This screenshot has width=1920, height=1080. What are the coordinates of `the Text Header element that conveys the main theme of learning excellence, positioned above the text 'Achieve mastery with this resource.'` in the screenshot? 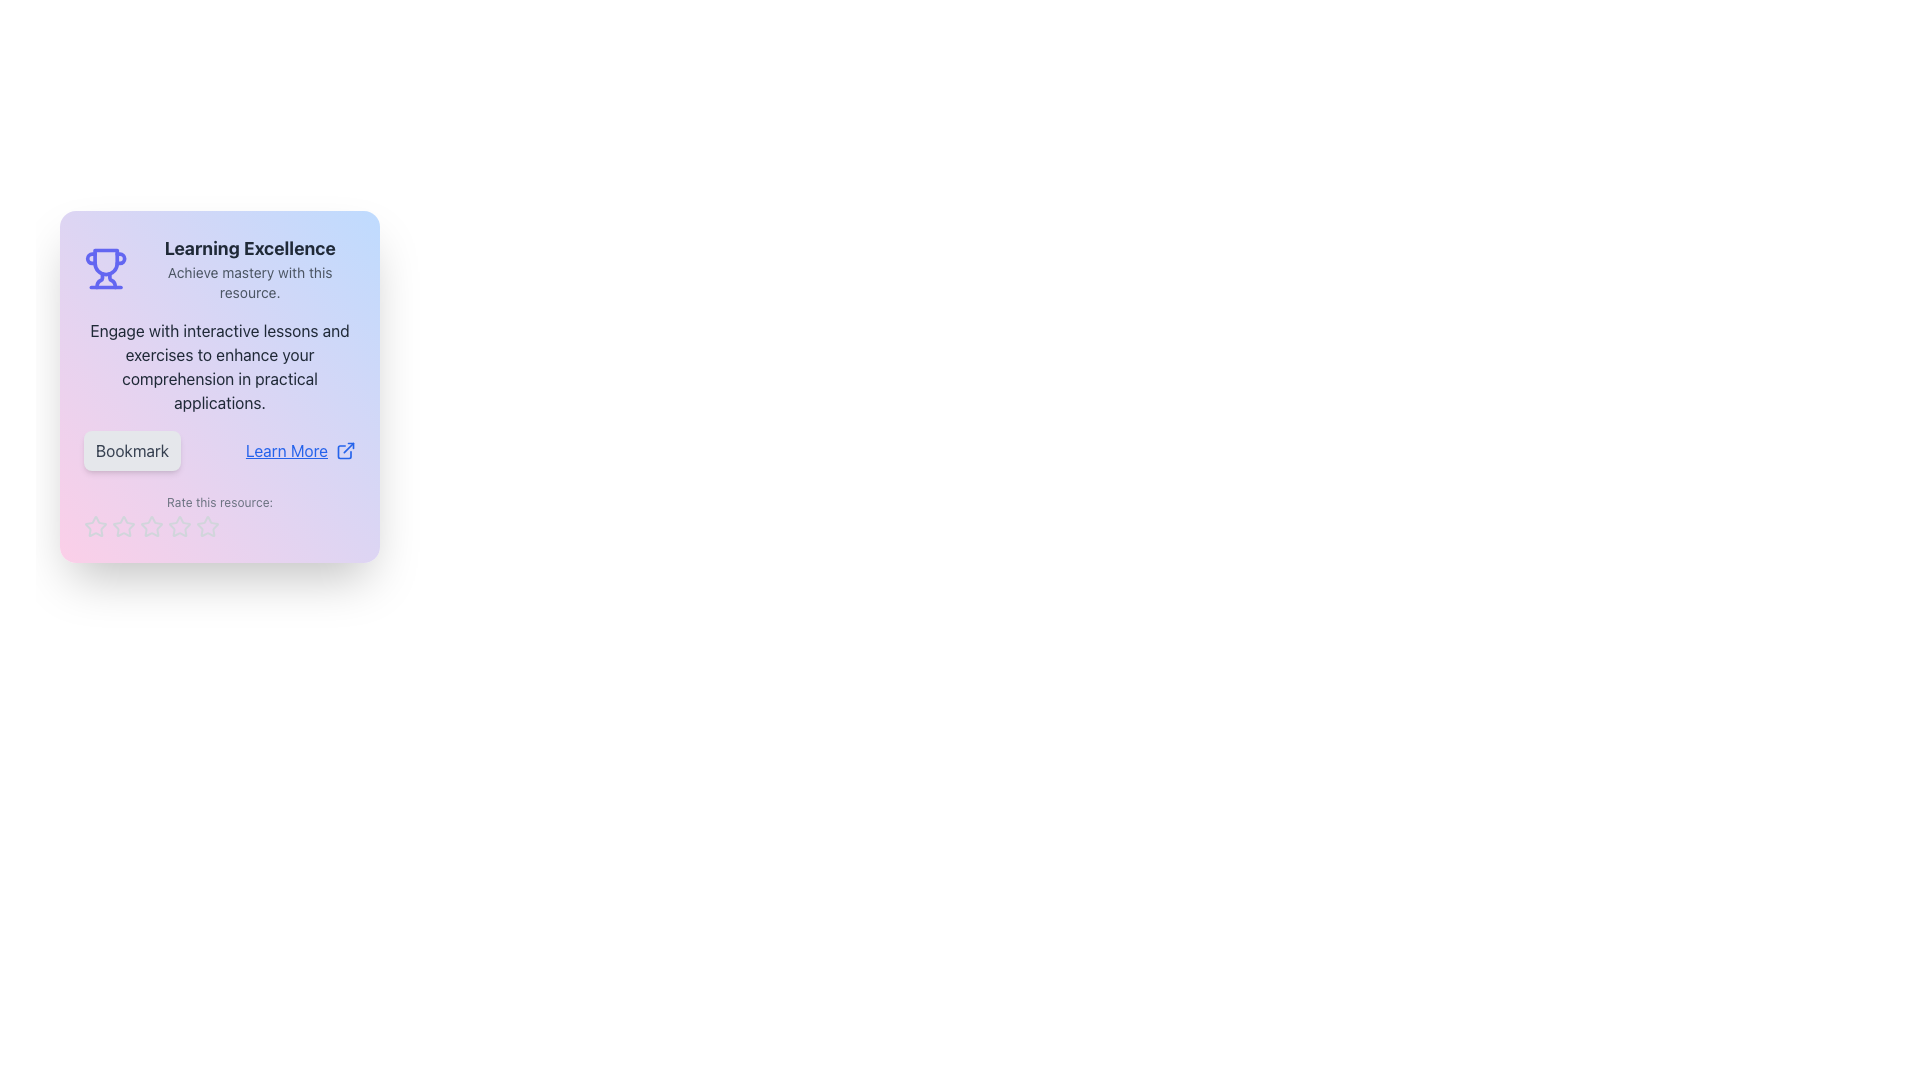 It's located at (249, 248).